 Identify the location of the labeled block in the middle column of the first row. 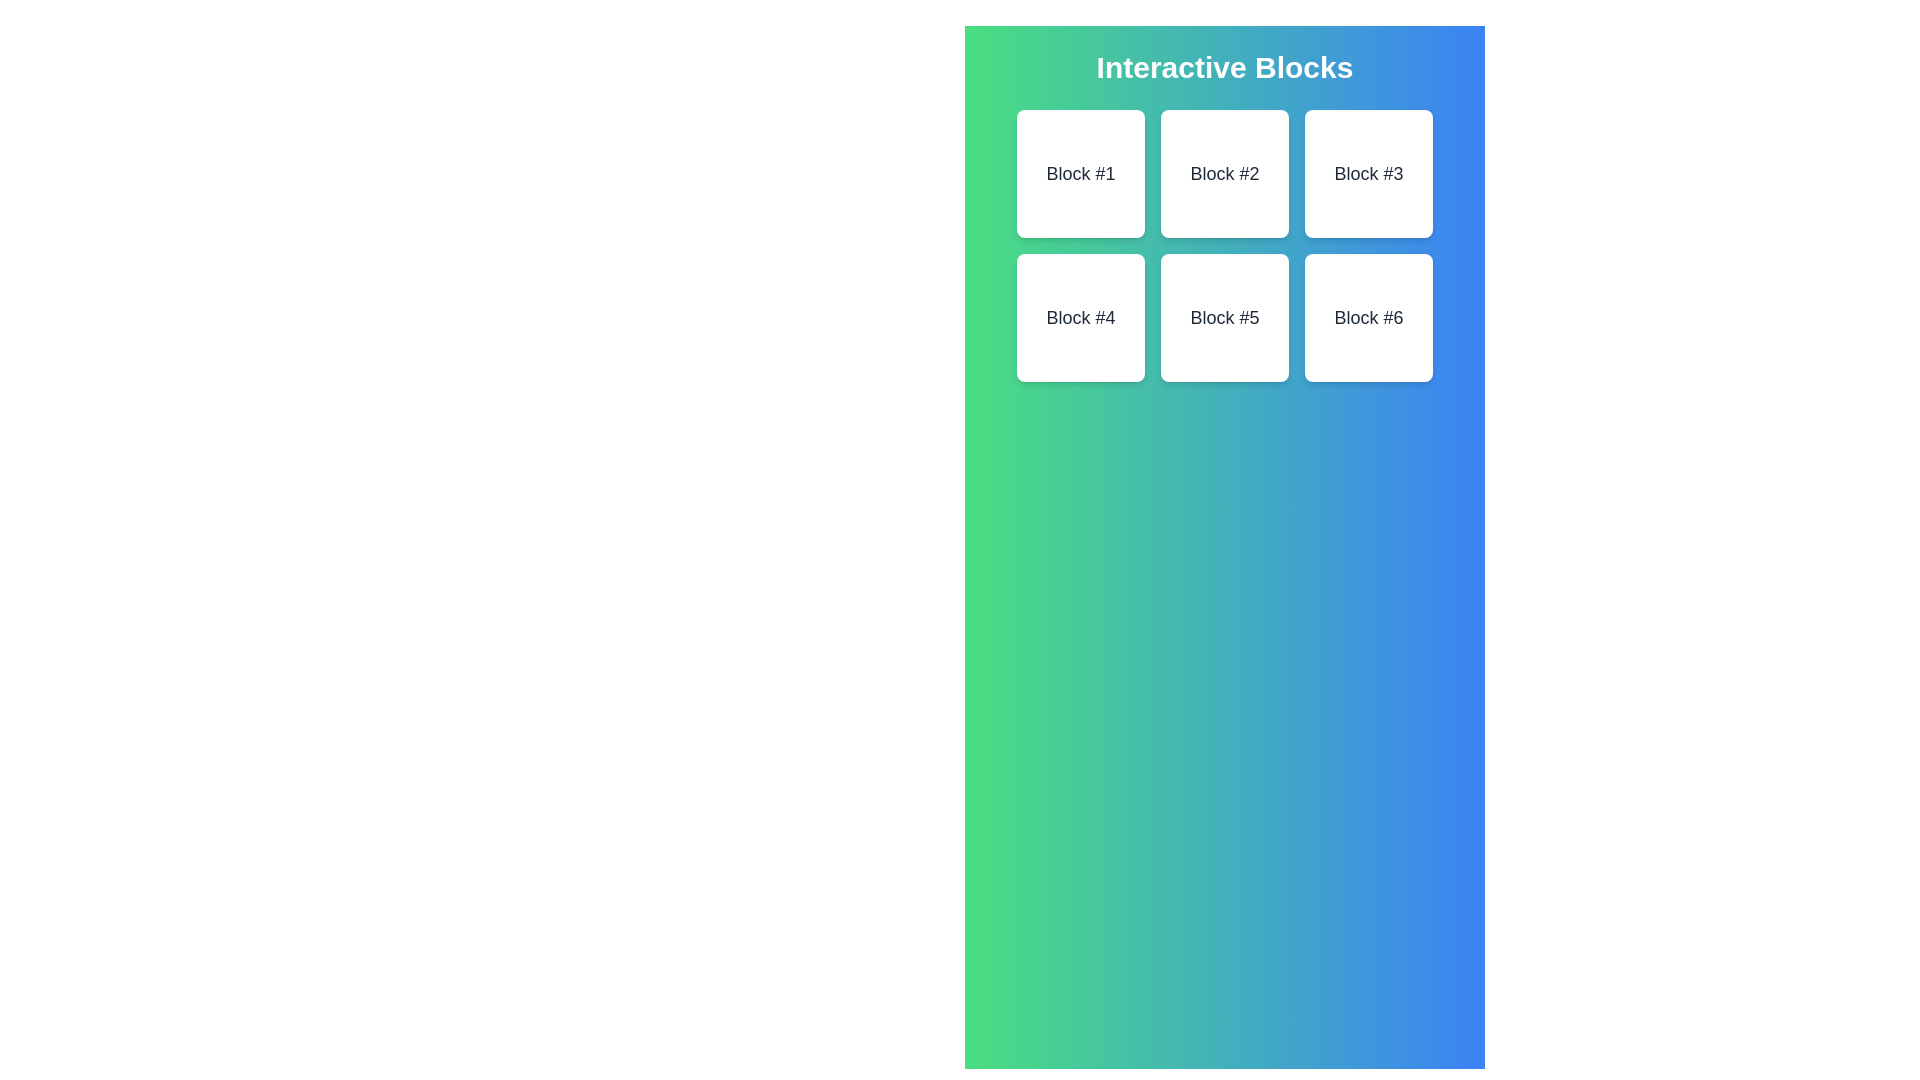
(1223, 172).